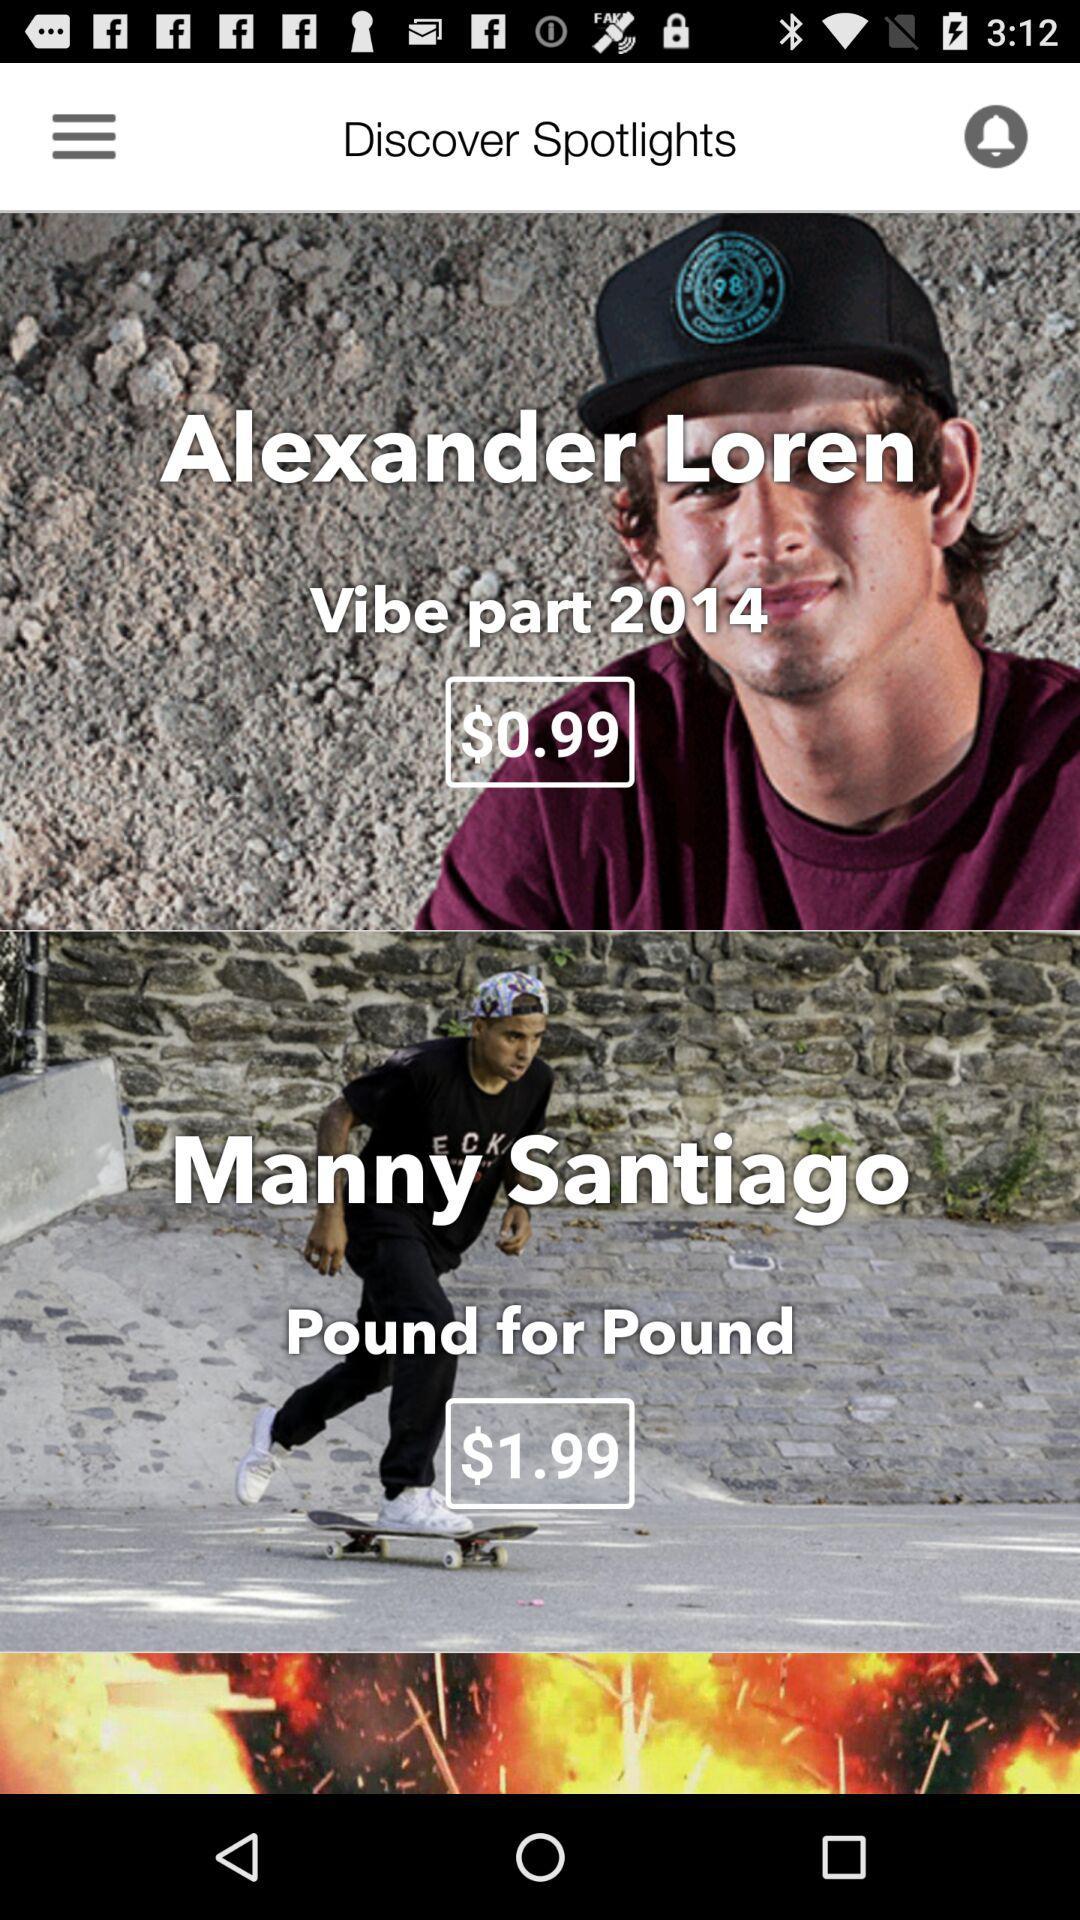 The width and height of the screenshot is (1080, 1920). Describe the element at coordinates (995, 135) in the screenshot. I see `receive notifications of new posts` at that location.